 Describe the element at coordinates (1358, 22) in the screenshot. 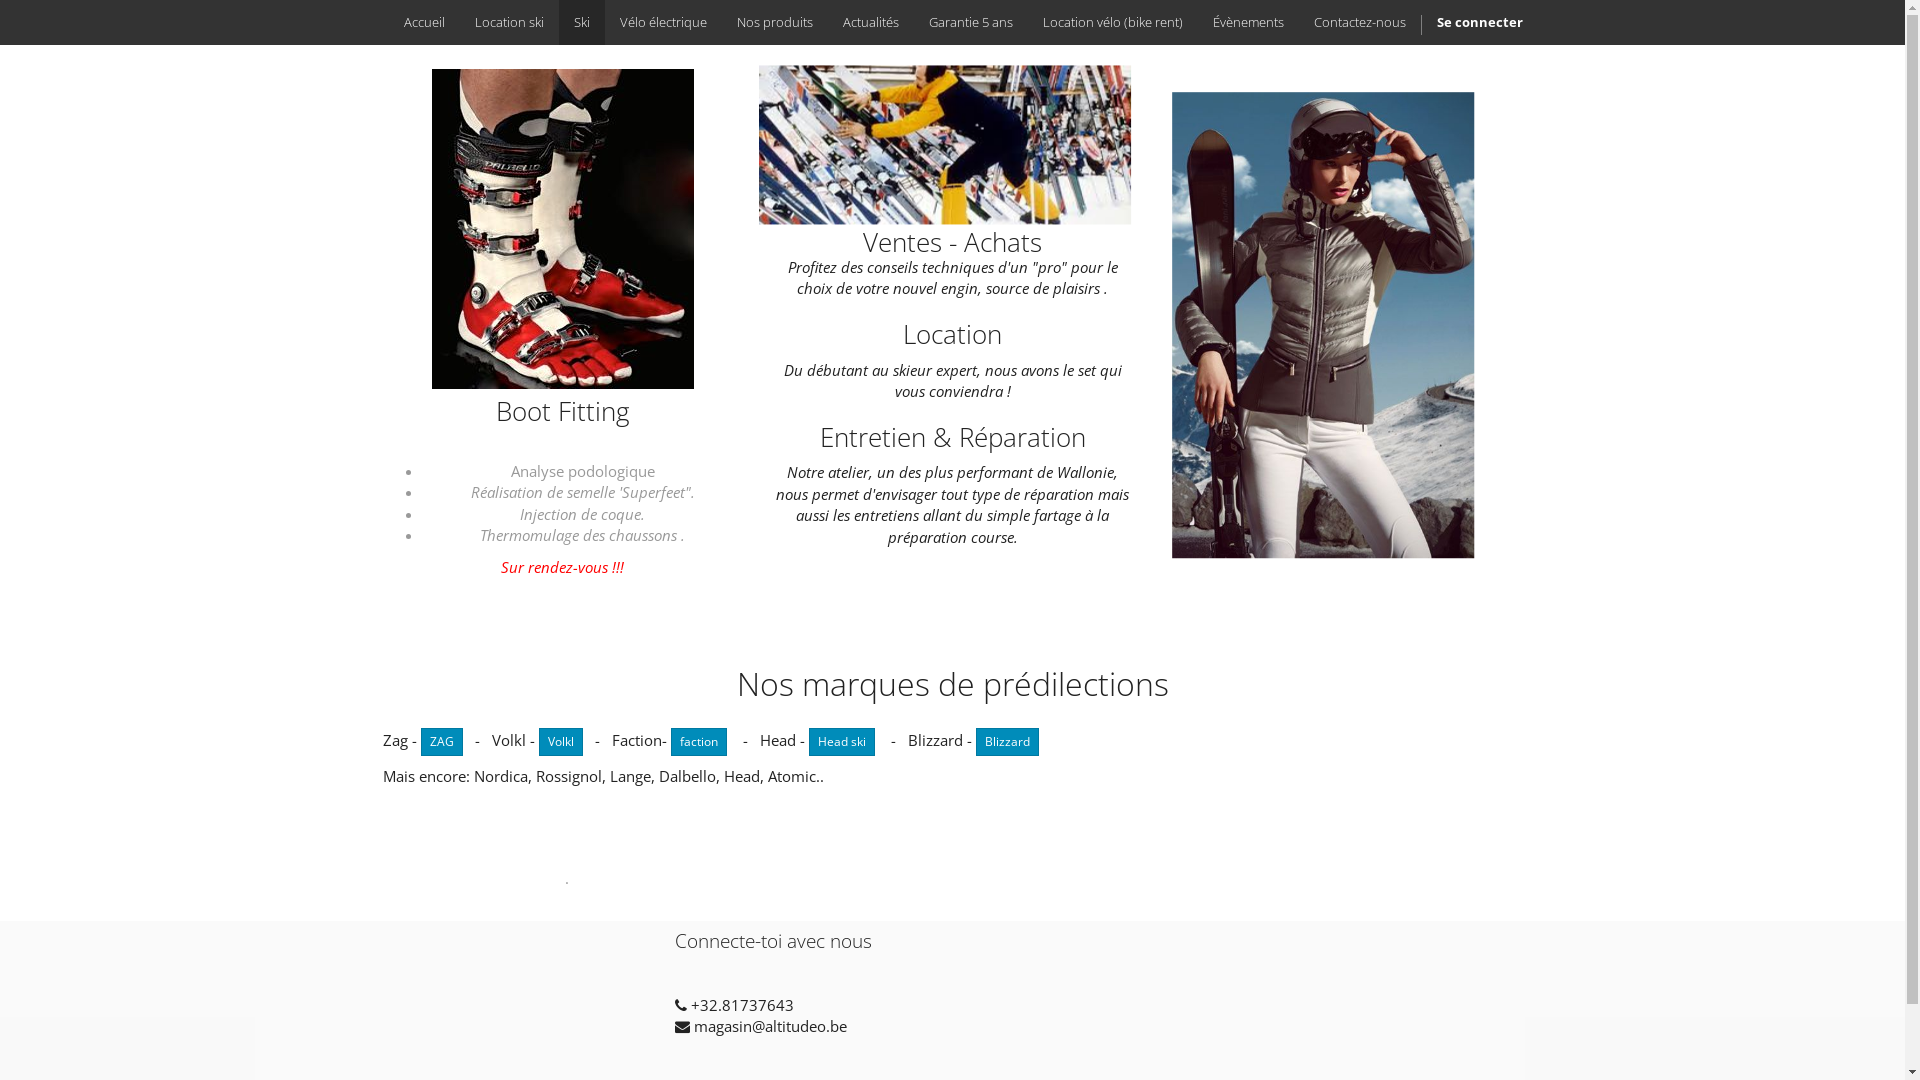

I see `'Contactez-nous'` at that location.